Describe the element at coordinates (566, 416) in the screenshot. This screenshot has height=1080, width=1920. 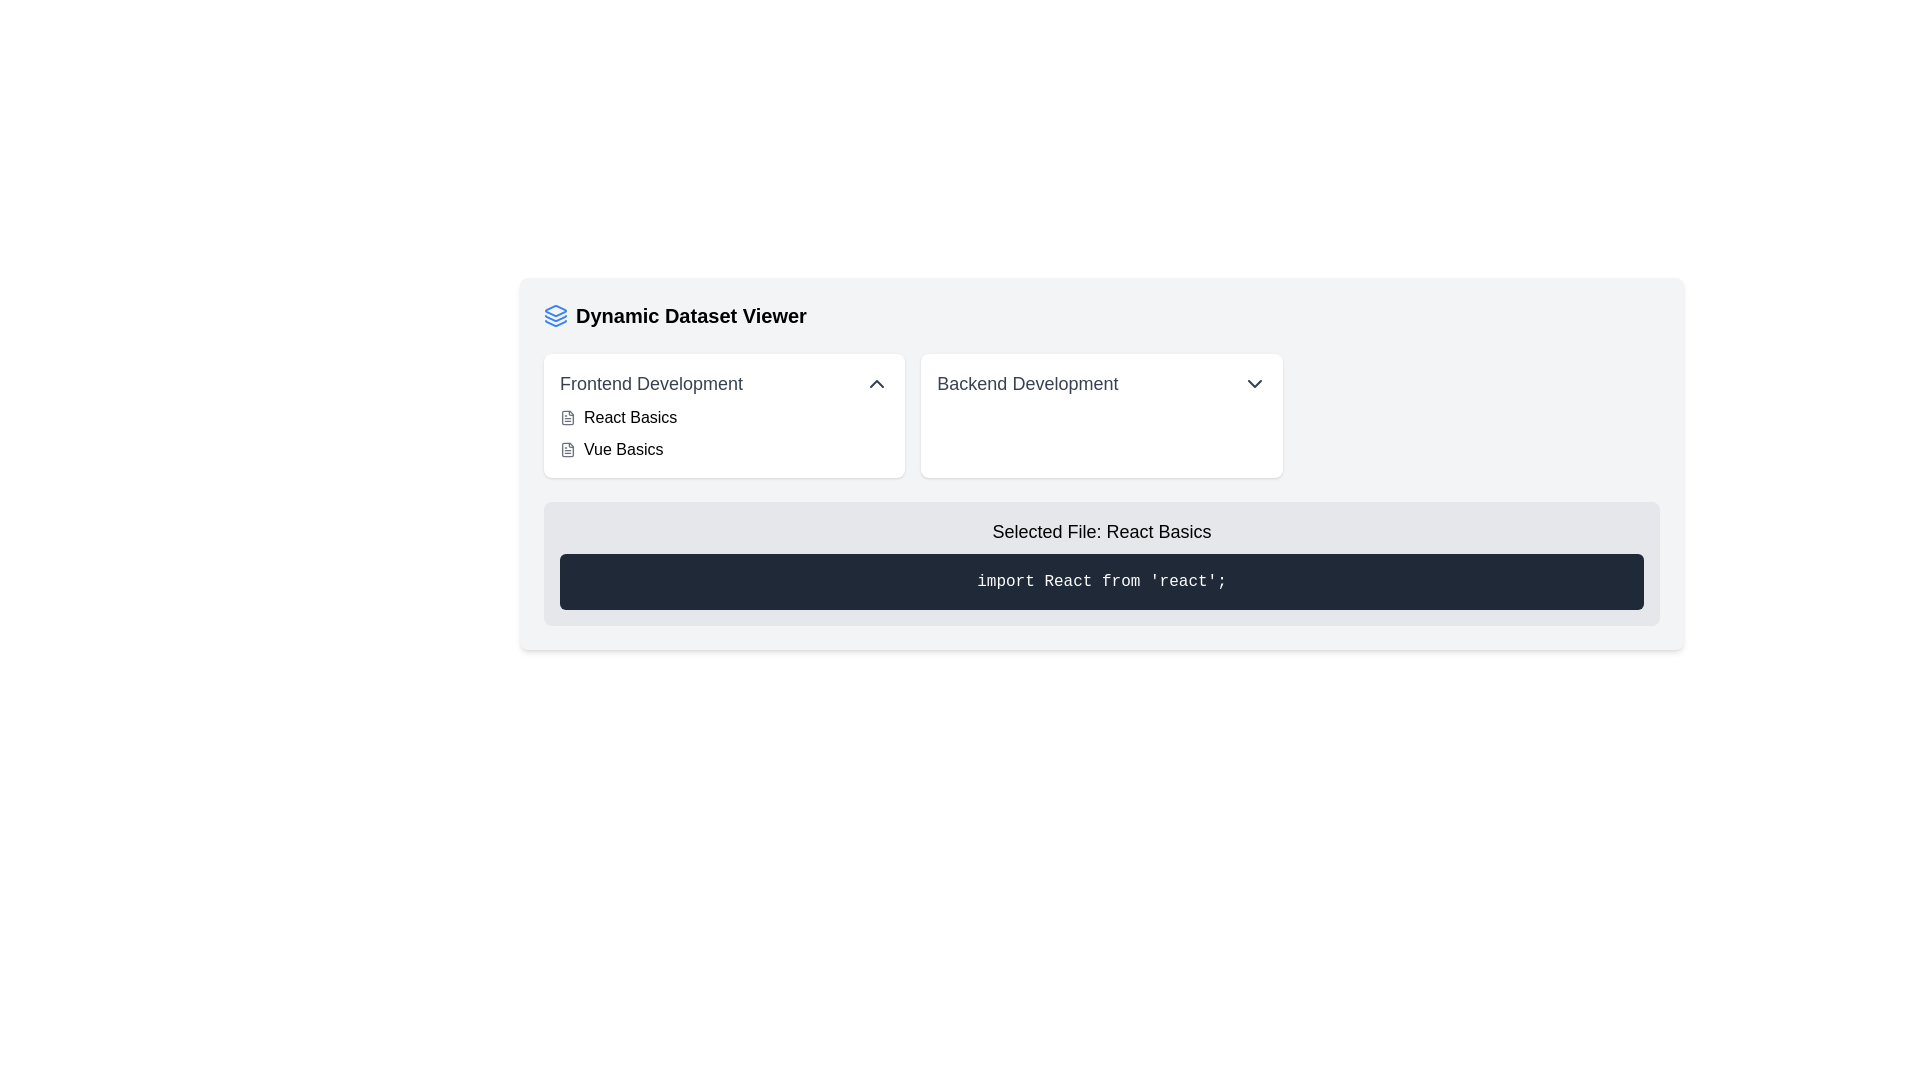
I see `the document icon located directly to the left of the 'React Basics' text under the 'Frontend Development' category` at that location.